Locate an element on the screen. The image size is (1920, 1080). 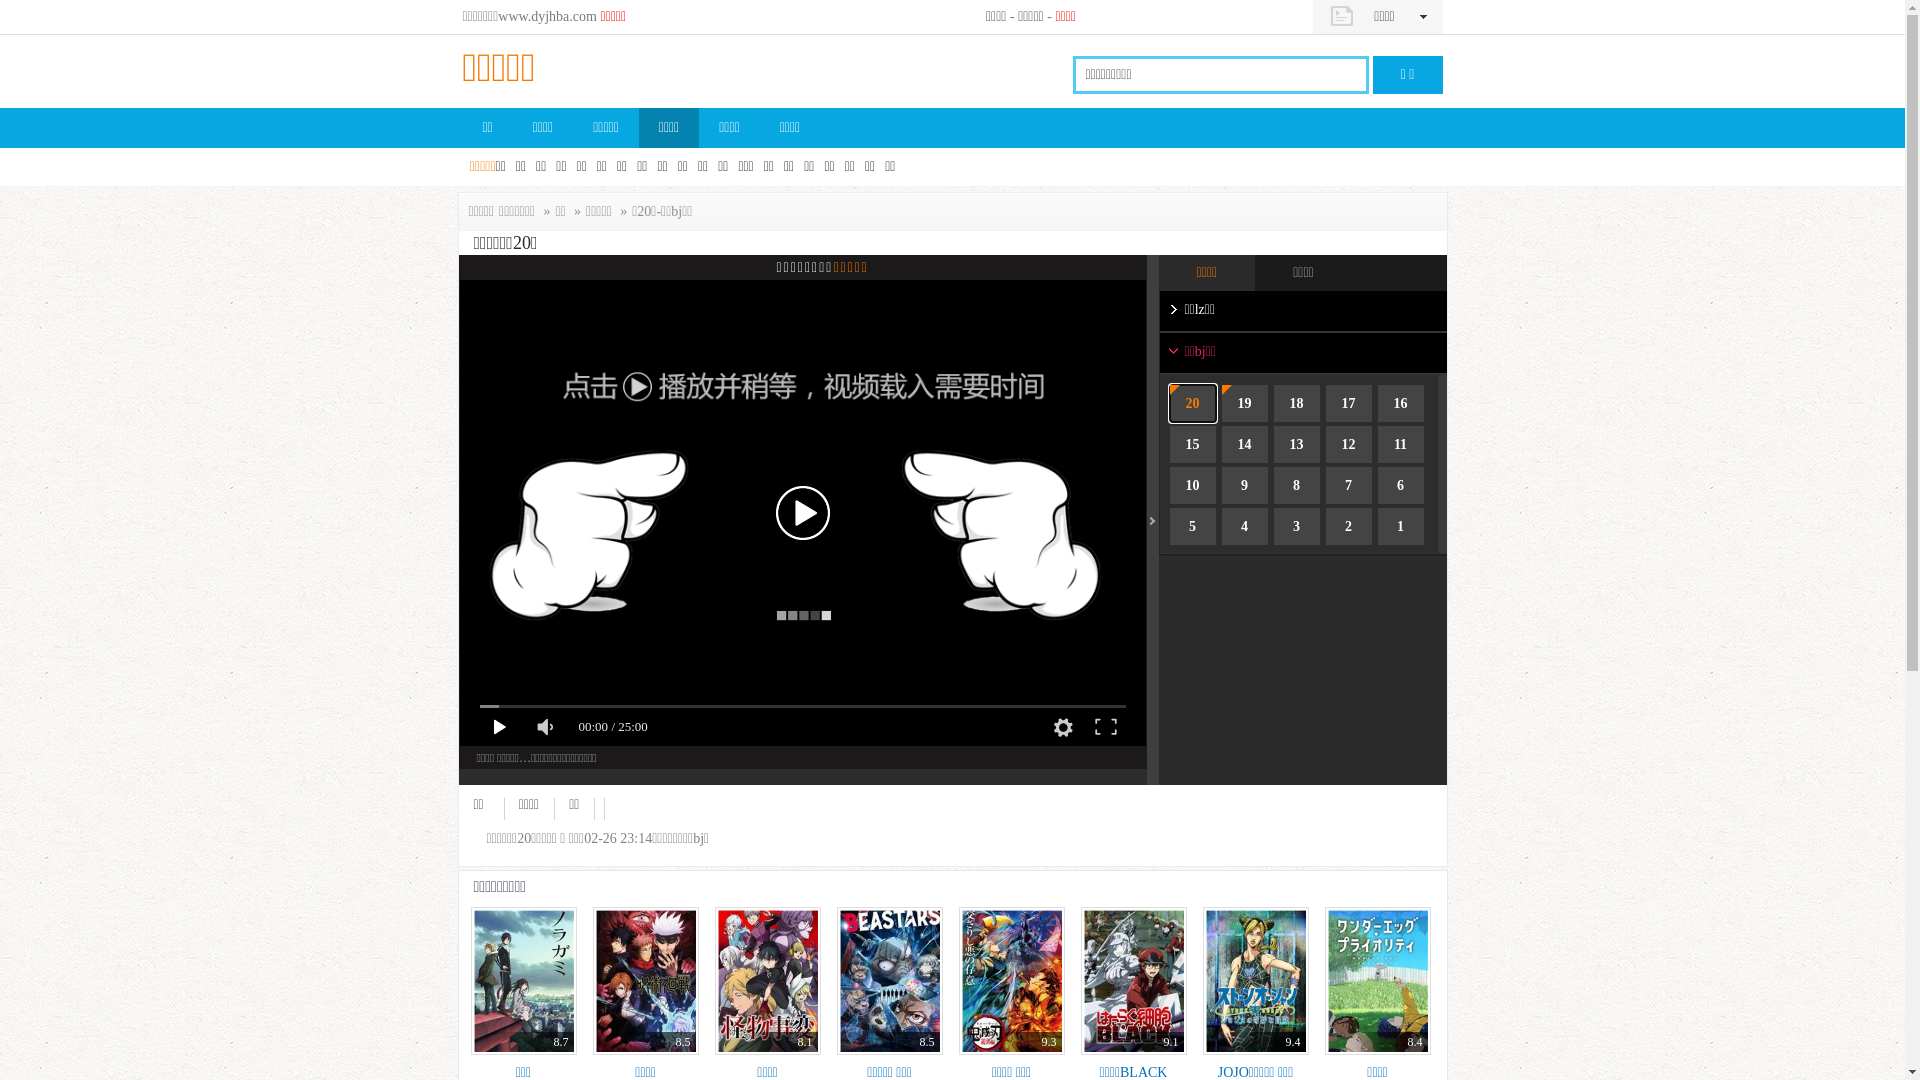
'4' is located at coordinates (1243, 525).